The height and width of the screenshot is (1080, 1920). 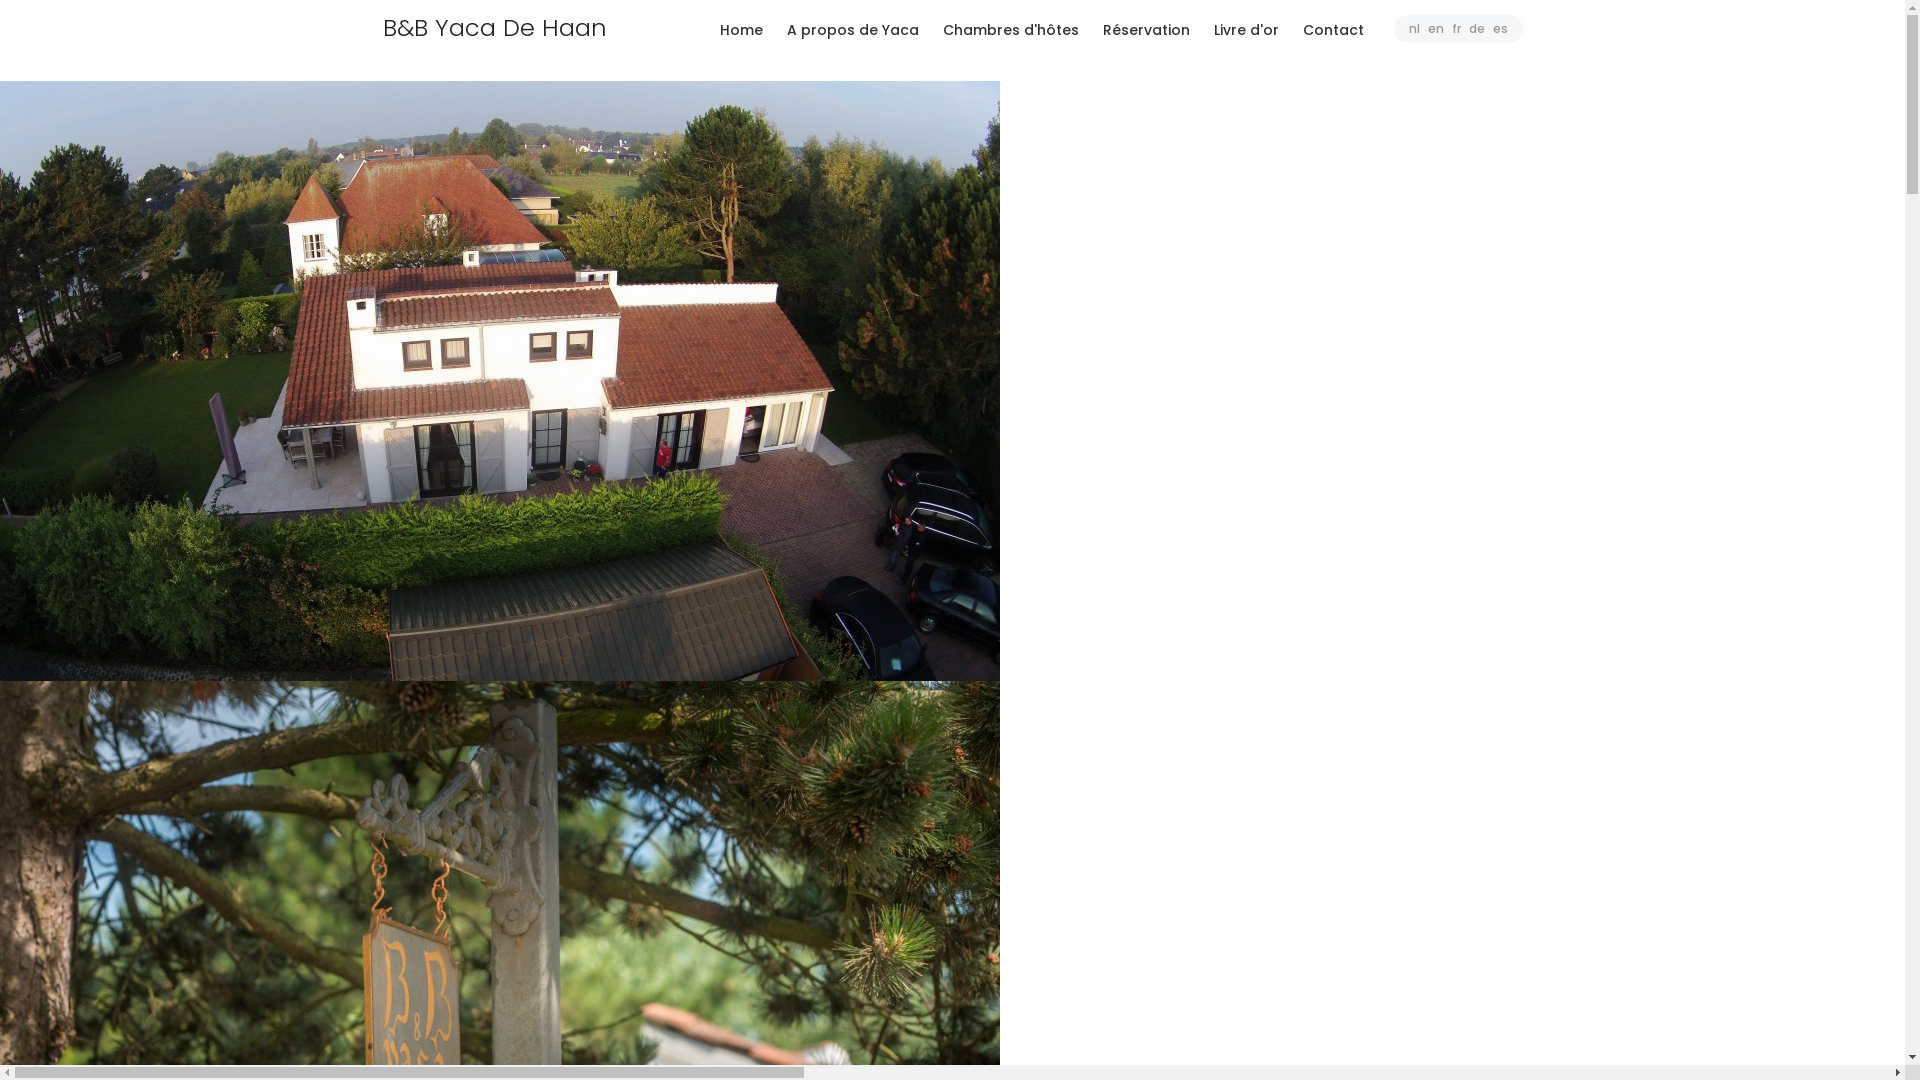 What do you see at coordinates (1412, 28) in the screenshot?
I see `'nl'` at bounding box center [1412, 28].